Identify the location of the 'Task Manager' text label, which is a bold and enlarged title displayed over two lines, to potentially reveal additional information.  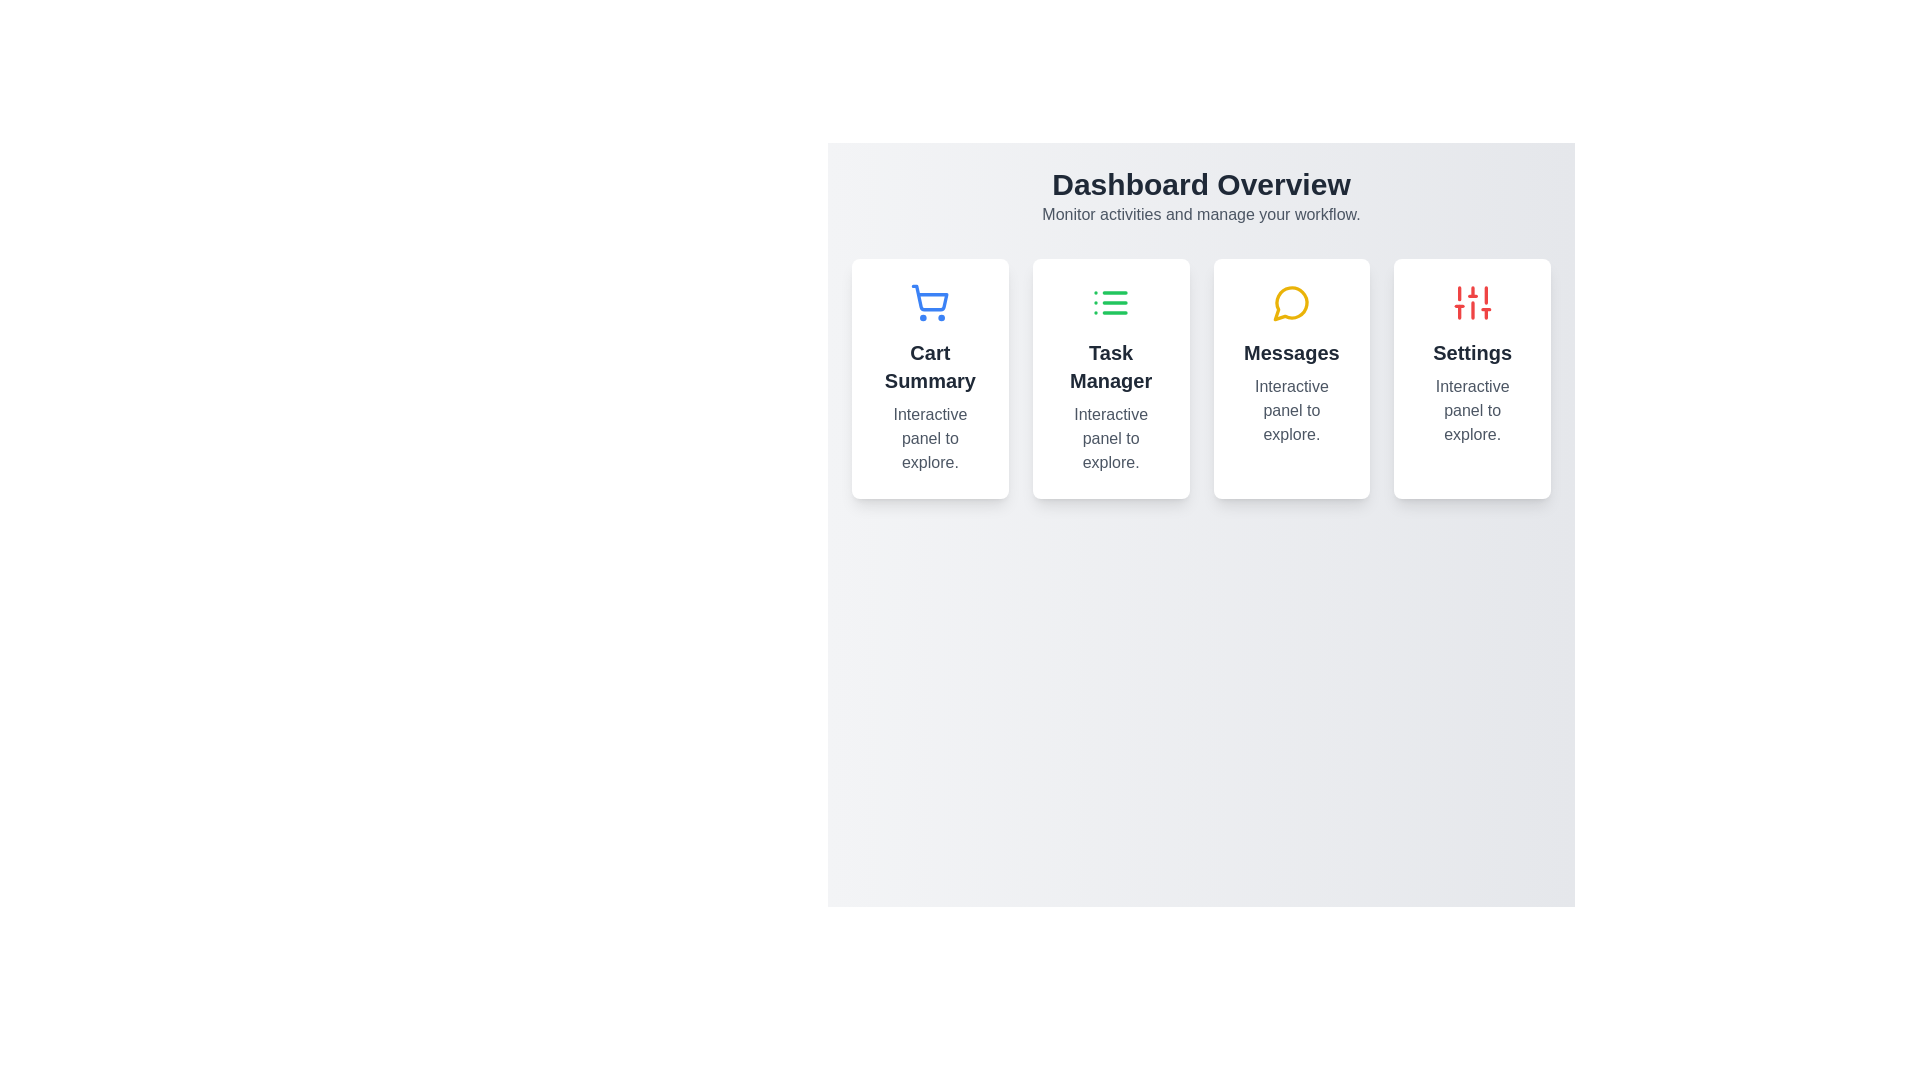
(1110, 366).